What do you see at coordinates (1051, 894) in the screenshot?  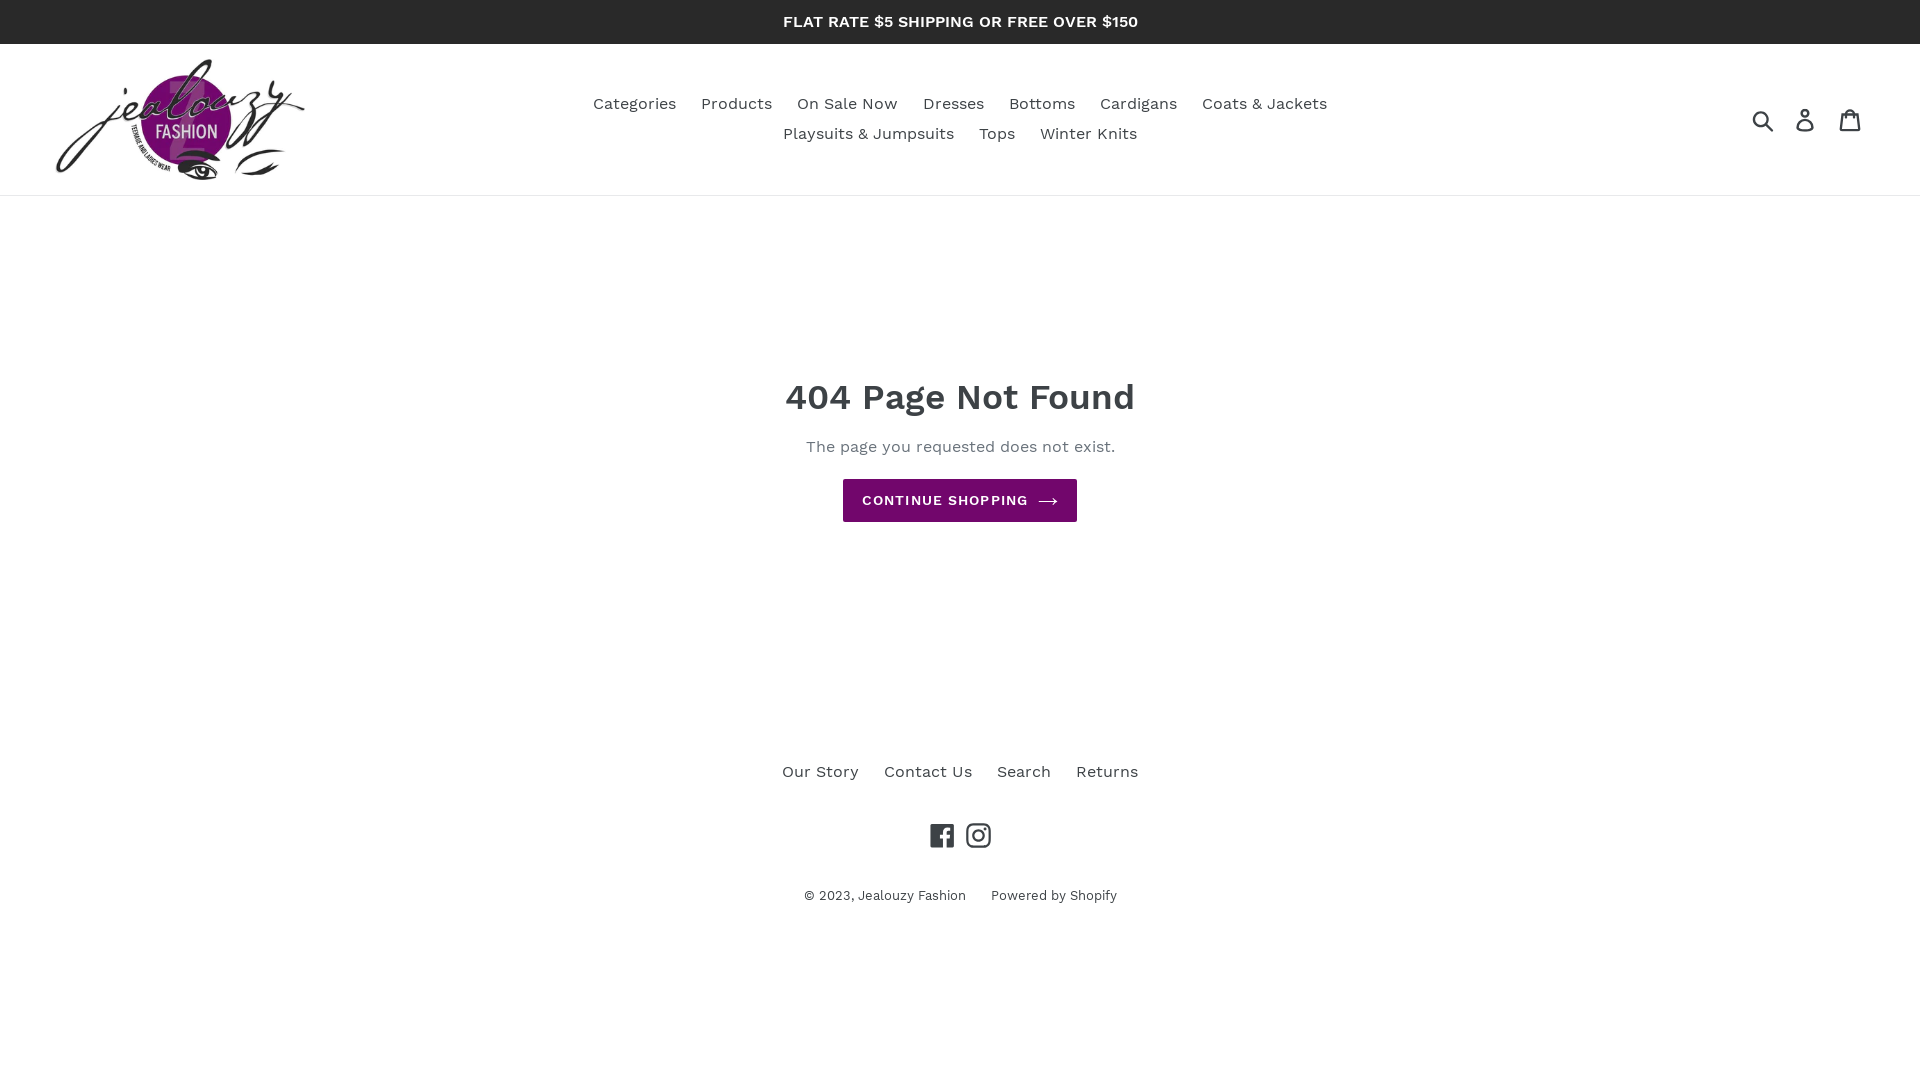 I see `'Powered by Shopify'` at bounding box center [1051, 894].